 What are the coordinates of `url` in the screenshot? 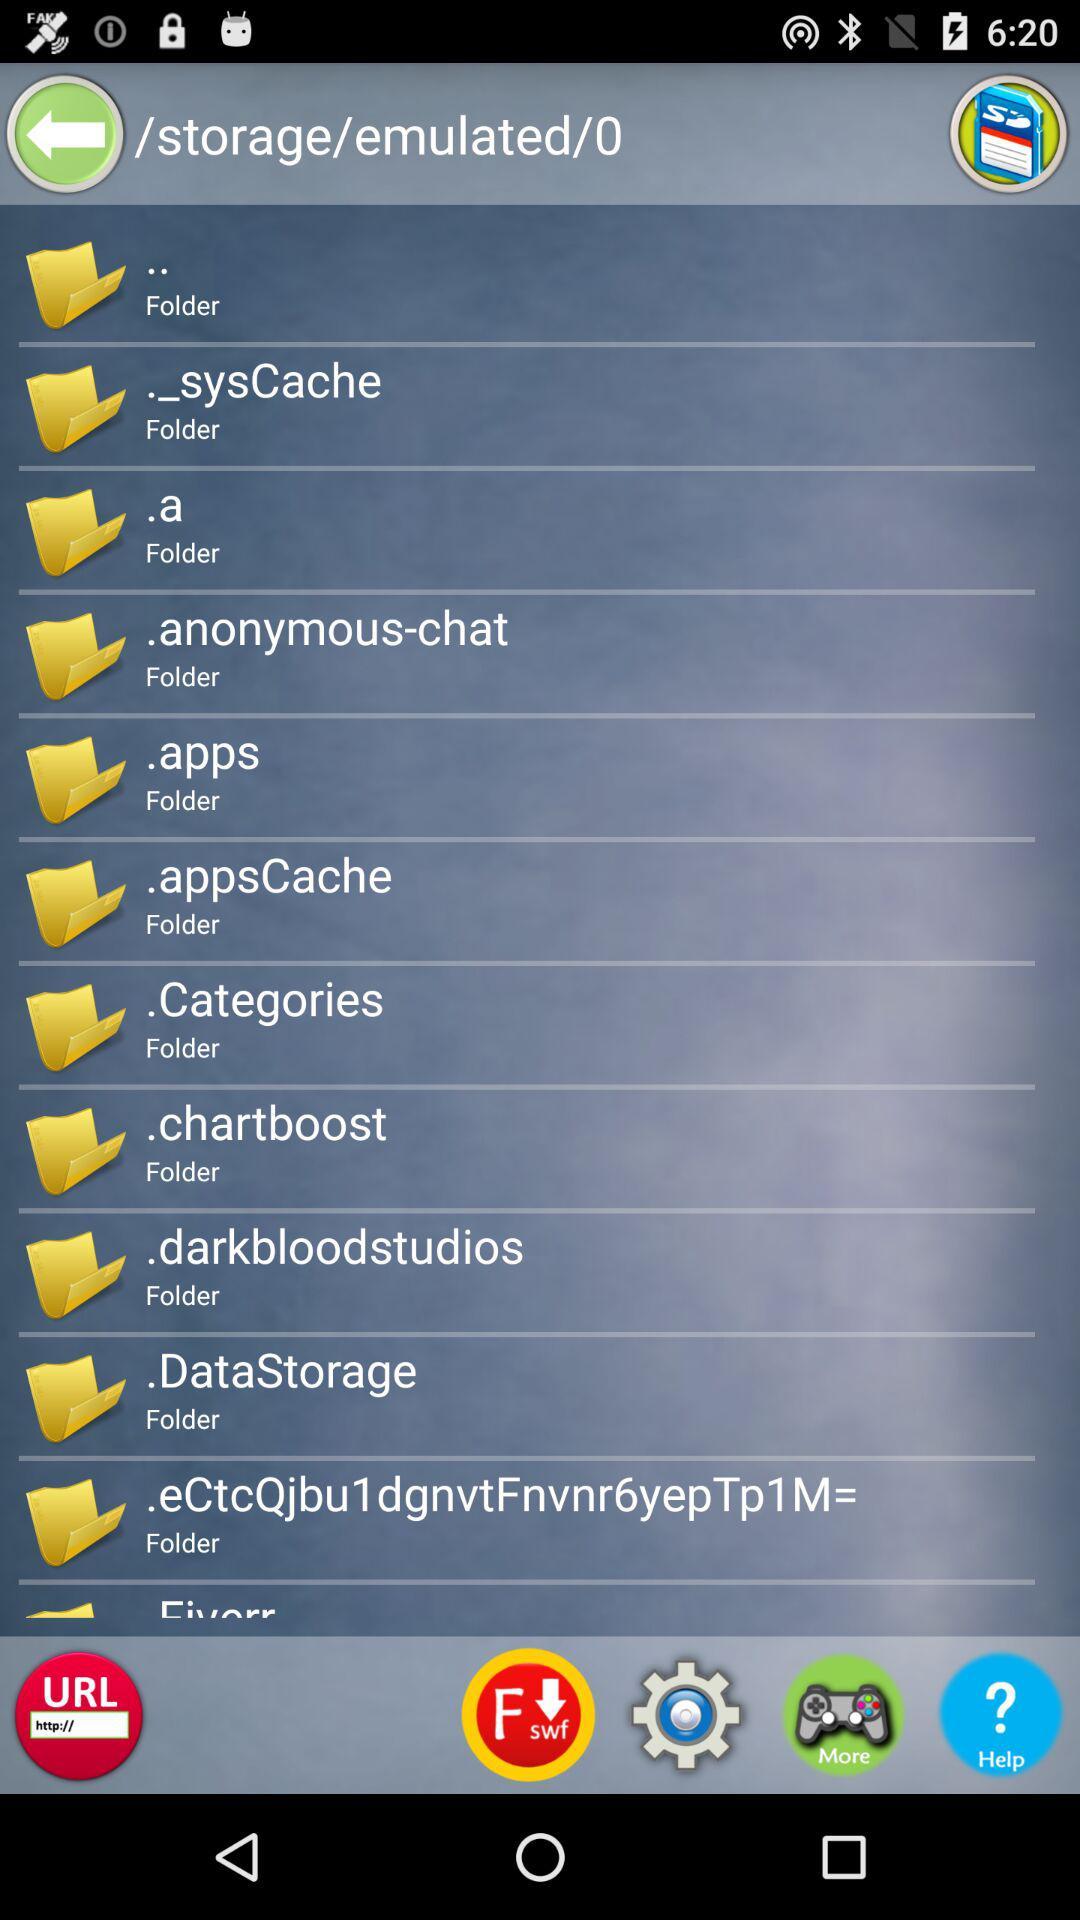 It's located at (77, 1714).